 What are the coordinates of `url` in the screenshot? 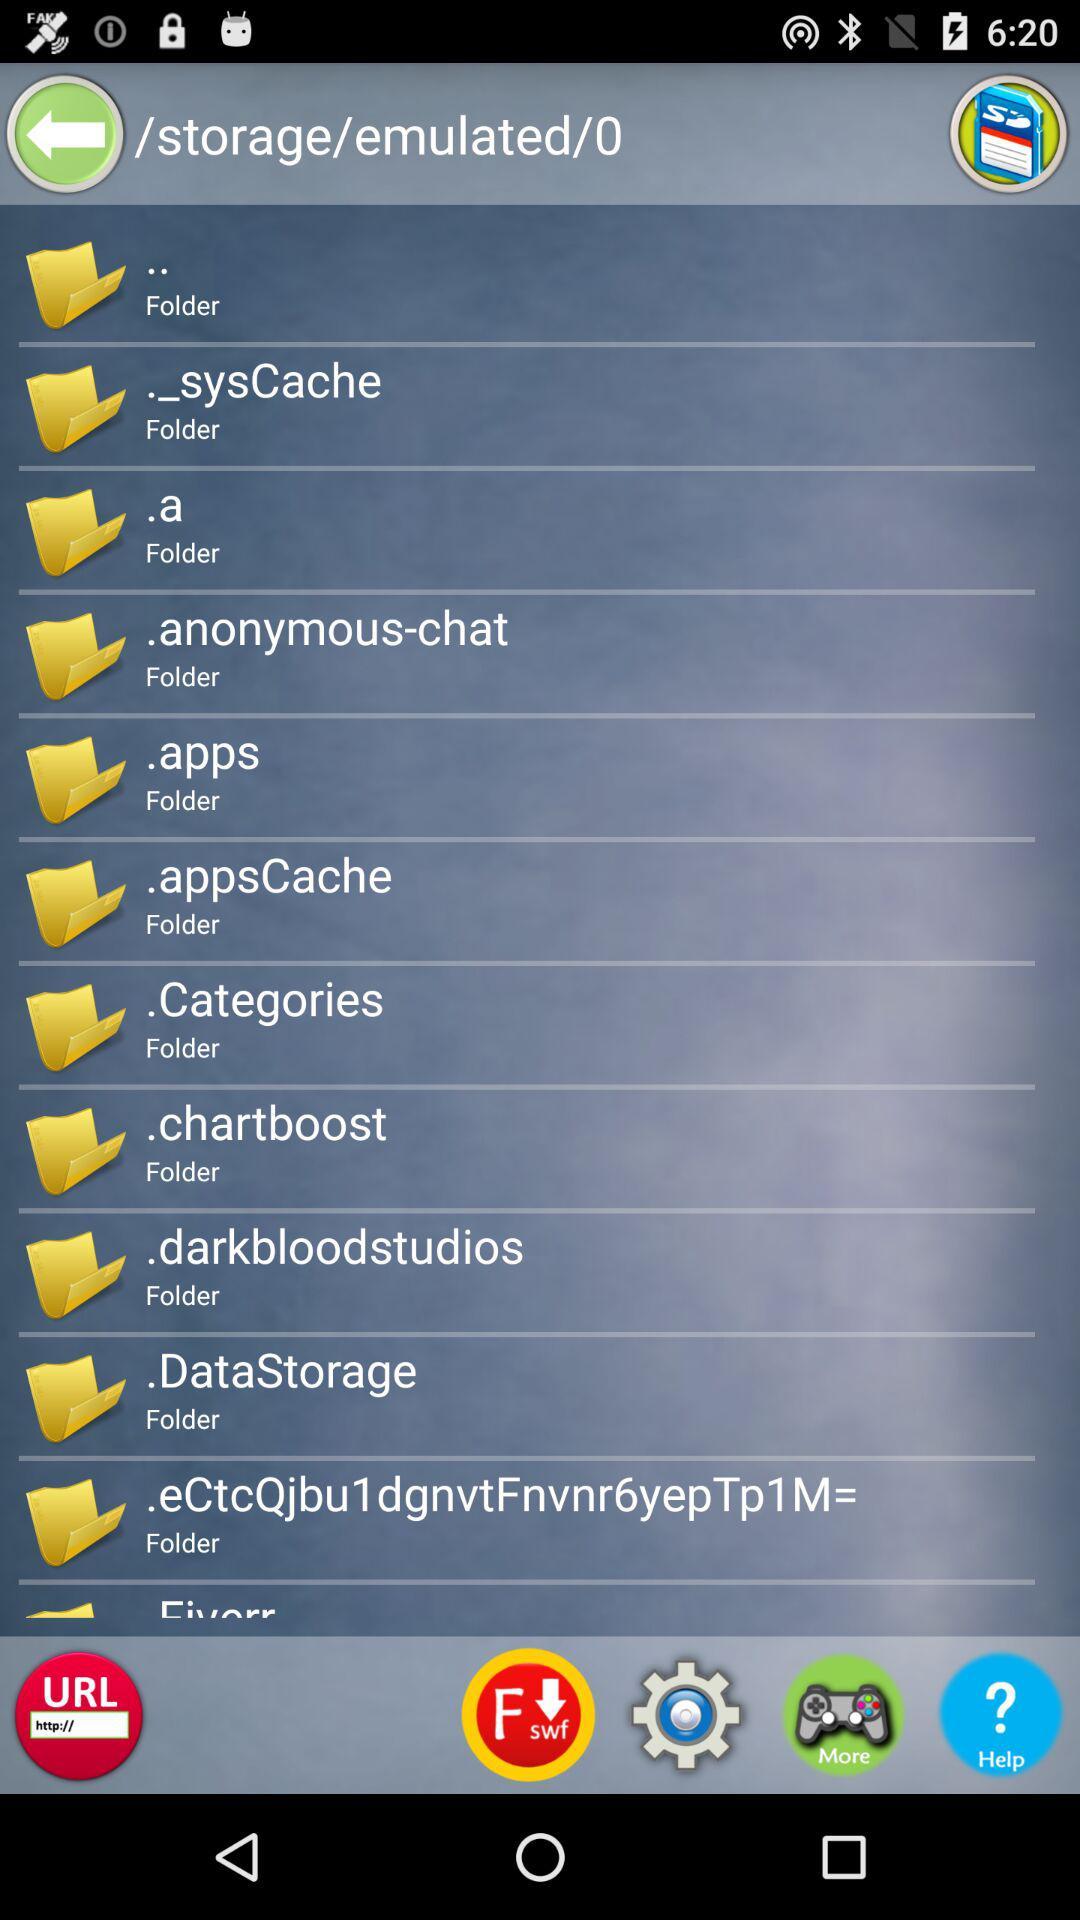 It's located at (77, 1714).